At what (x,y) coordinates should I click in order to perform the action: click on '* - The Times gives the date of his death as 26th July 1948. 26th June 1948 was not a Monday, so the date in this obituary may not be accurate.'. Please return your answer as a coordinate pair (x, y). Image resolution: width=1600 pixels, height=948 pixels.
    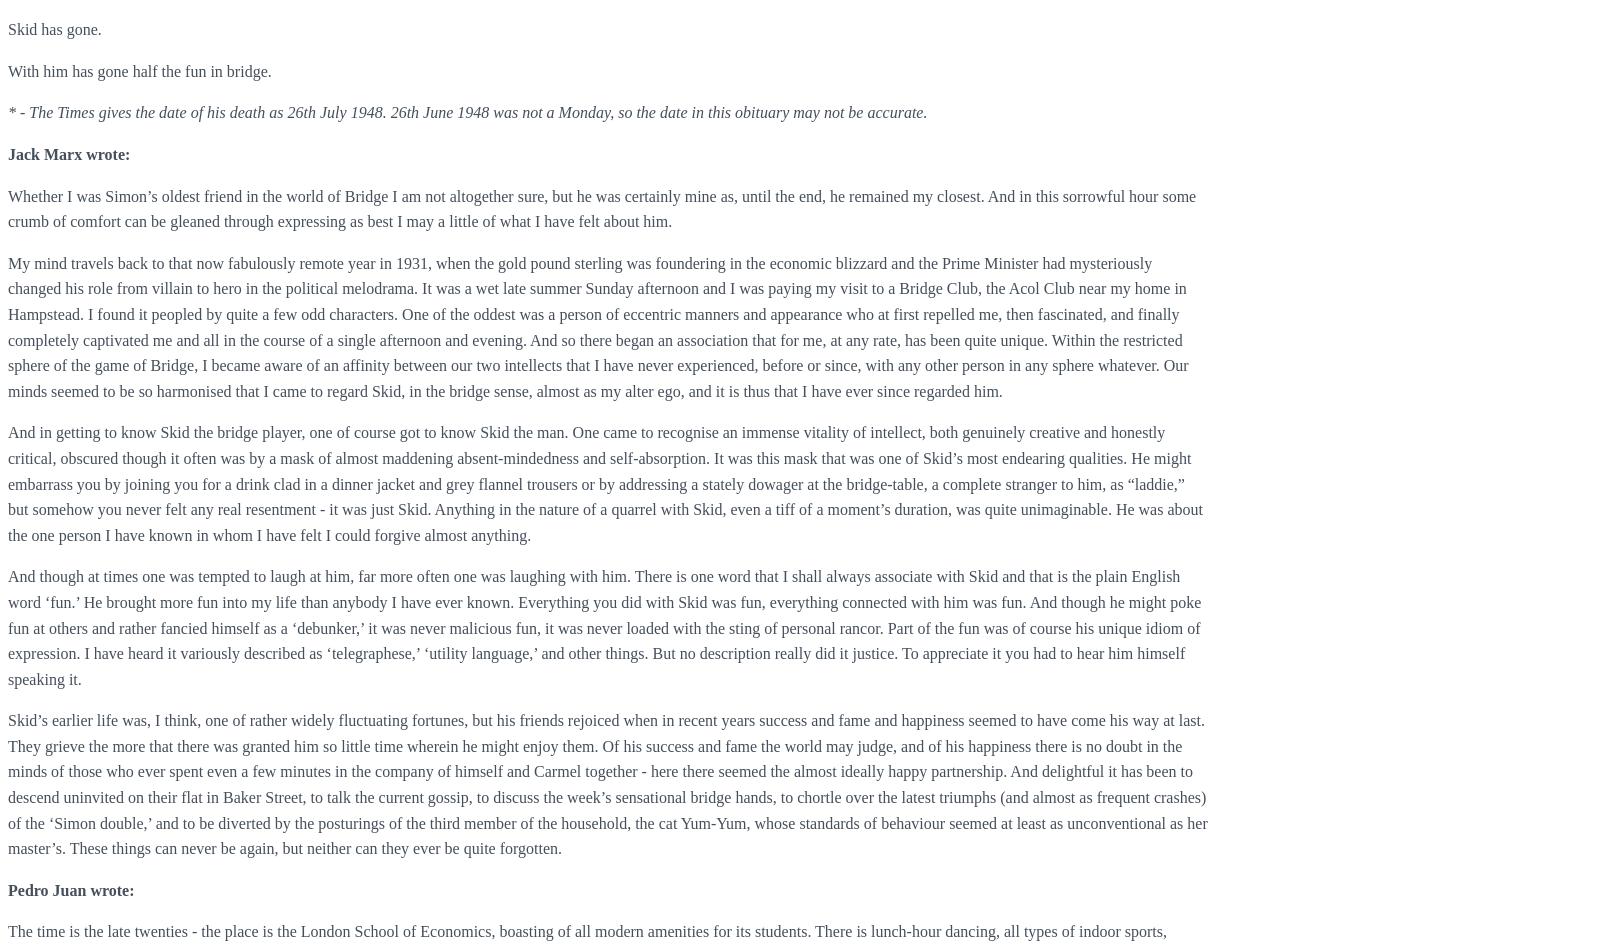
    Looking at the image, I should click on (466, 112).